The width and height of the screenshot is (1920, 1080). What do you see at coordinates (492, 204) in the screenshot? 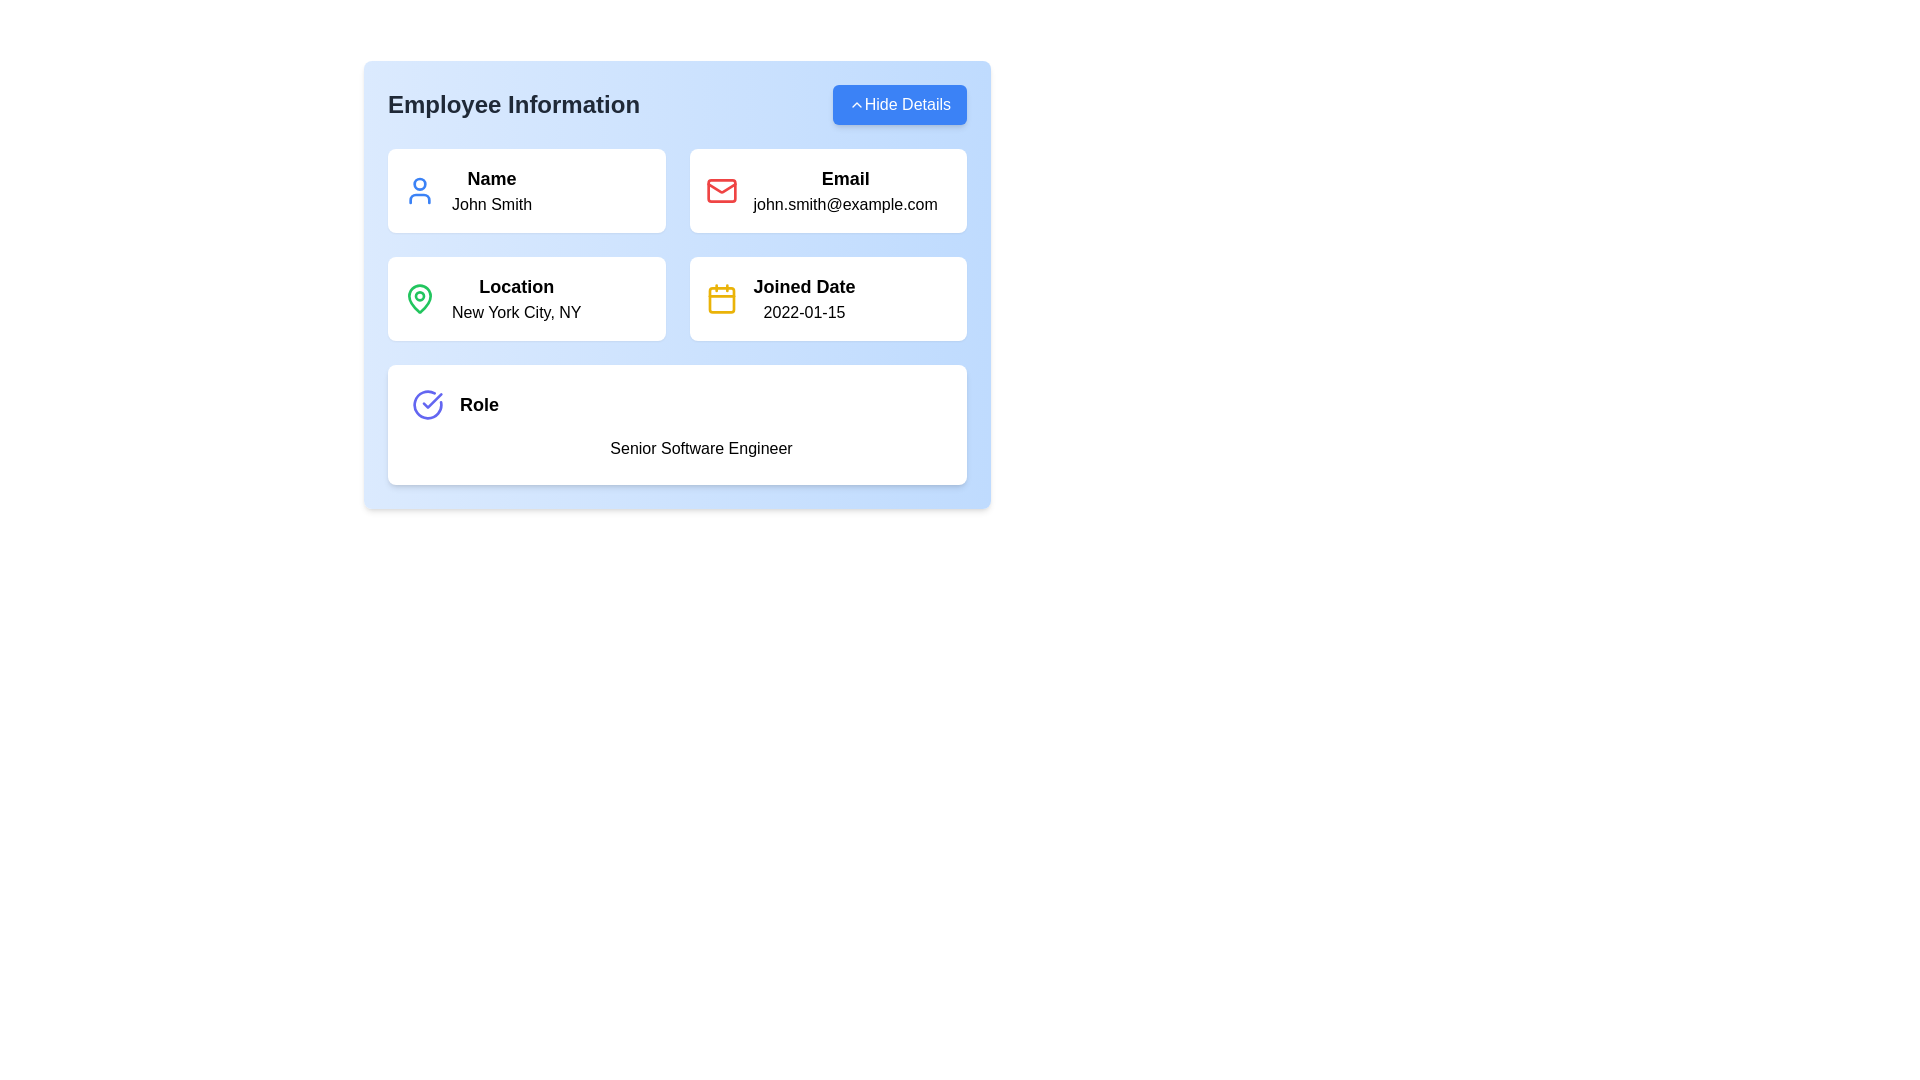
I see `the static text displaying 'John Smith' located under the title 'Name' in the 'Employee Information' section` at bounding box center [492, 204].